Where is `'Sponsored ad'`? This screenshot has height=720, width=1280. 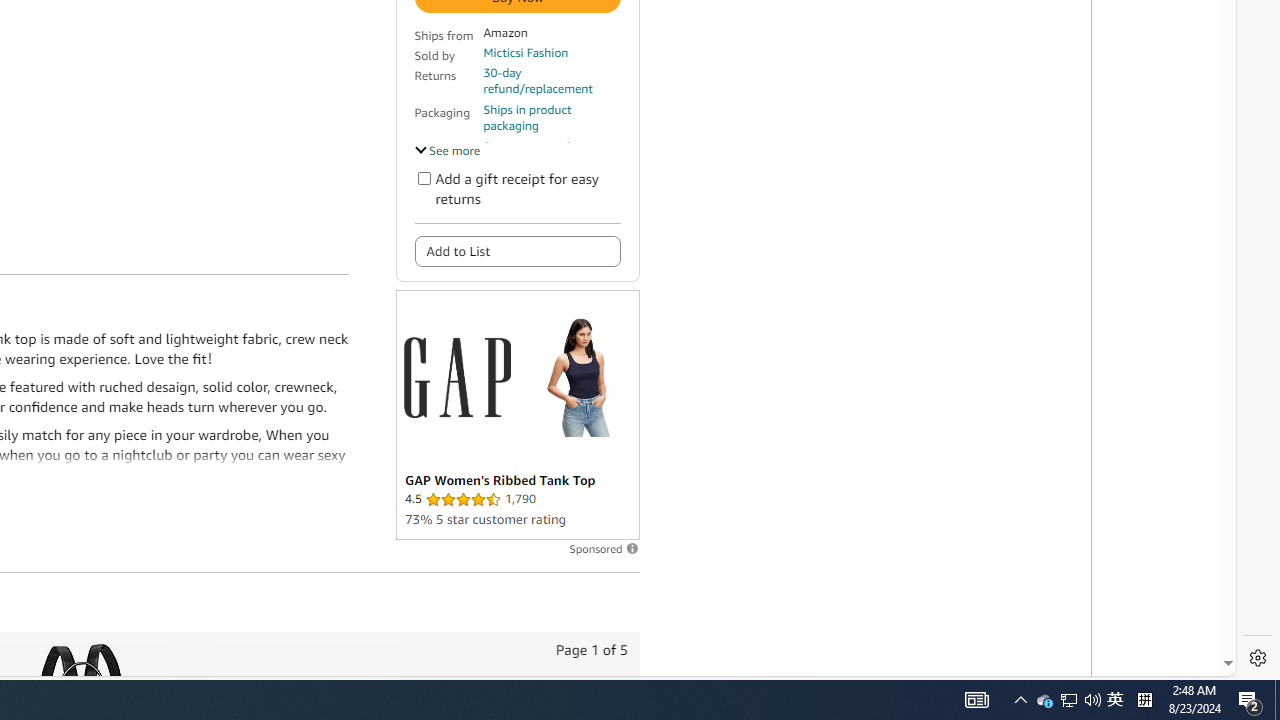
'Sponsored ad' is located at coordinates (517, 414).